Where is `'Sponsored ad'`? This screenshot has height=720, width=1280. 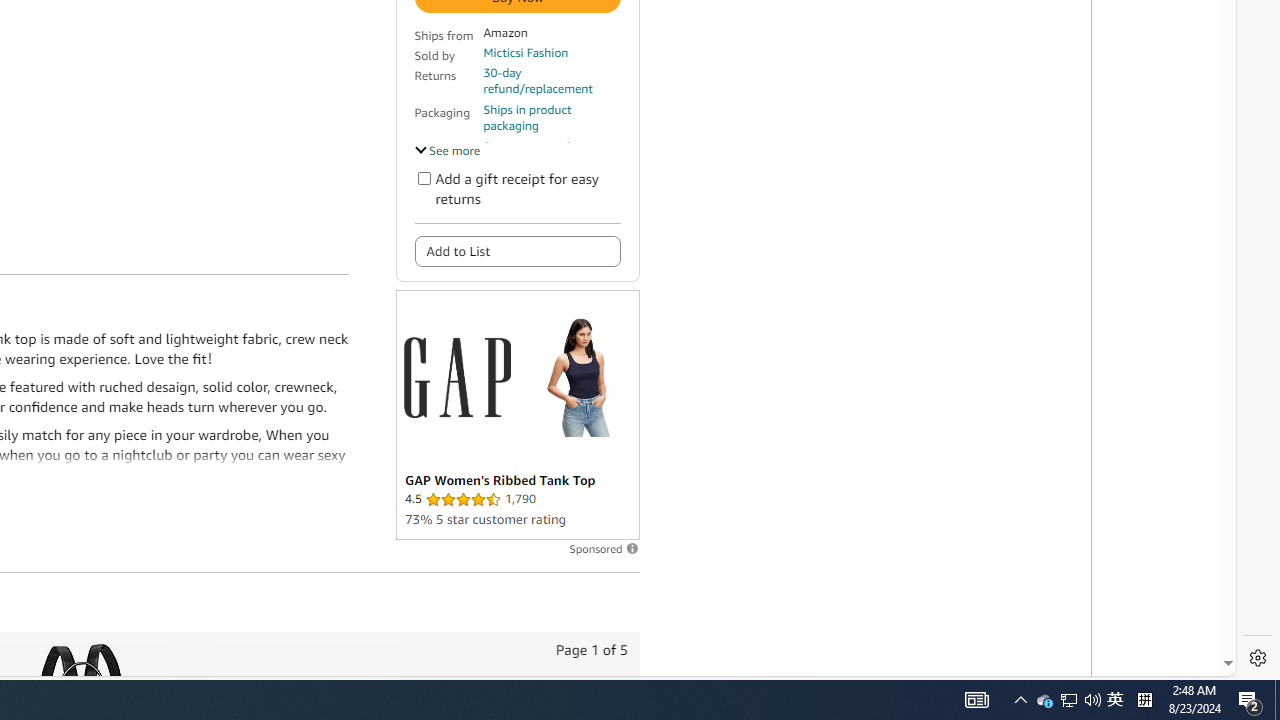
'Sponsored ad' is located at coordinates (517, 414).